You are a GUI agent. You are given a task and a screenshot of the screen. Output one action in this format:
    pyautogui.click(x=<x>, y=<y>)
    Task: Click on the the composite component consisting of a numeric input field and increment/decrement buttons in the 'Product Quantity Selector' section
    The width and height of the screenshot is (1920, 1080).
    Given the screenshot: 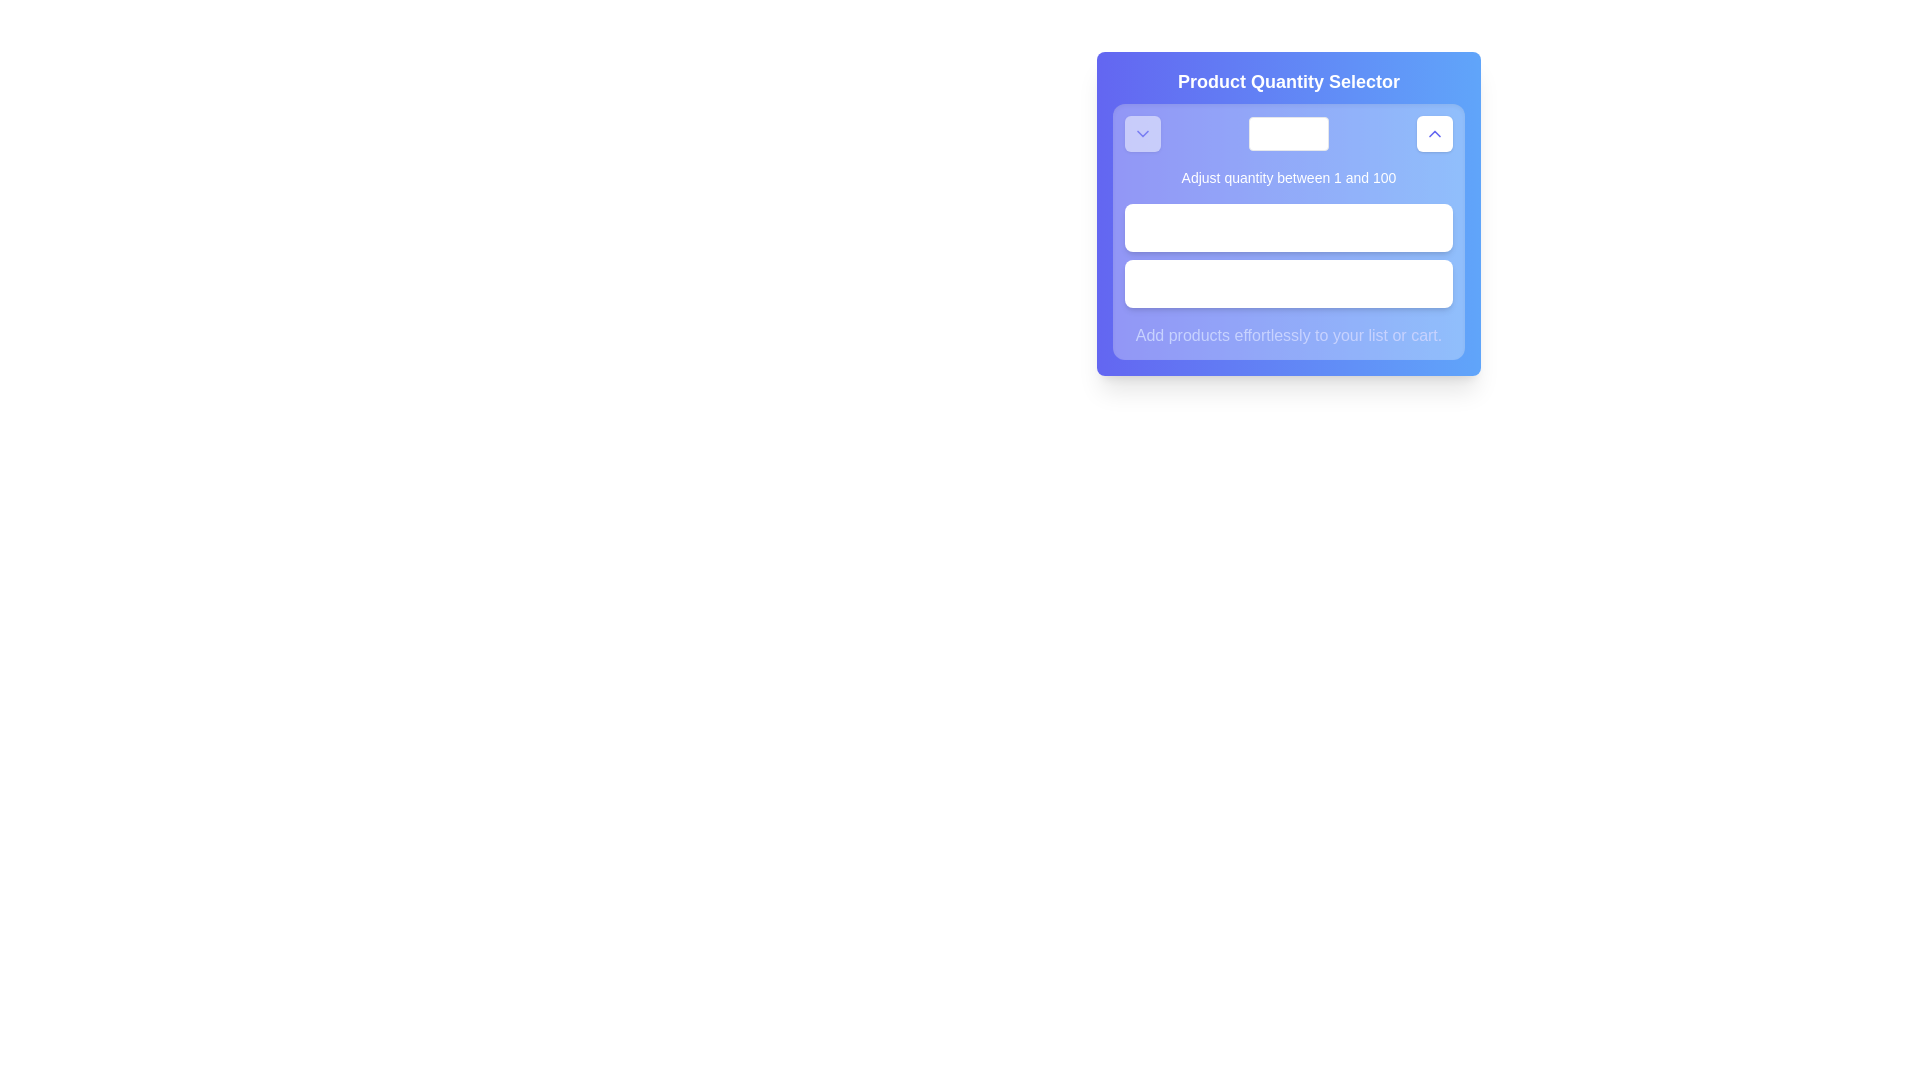 What is the action you would take?
    pyautogui.click(x=1289, y=134)
    